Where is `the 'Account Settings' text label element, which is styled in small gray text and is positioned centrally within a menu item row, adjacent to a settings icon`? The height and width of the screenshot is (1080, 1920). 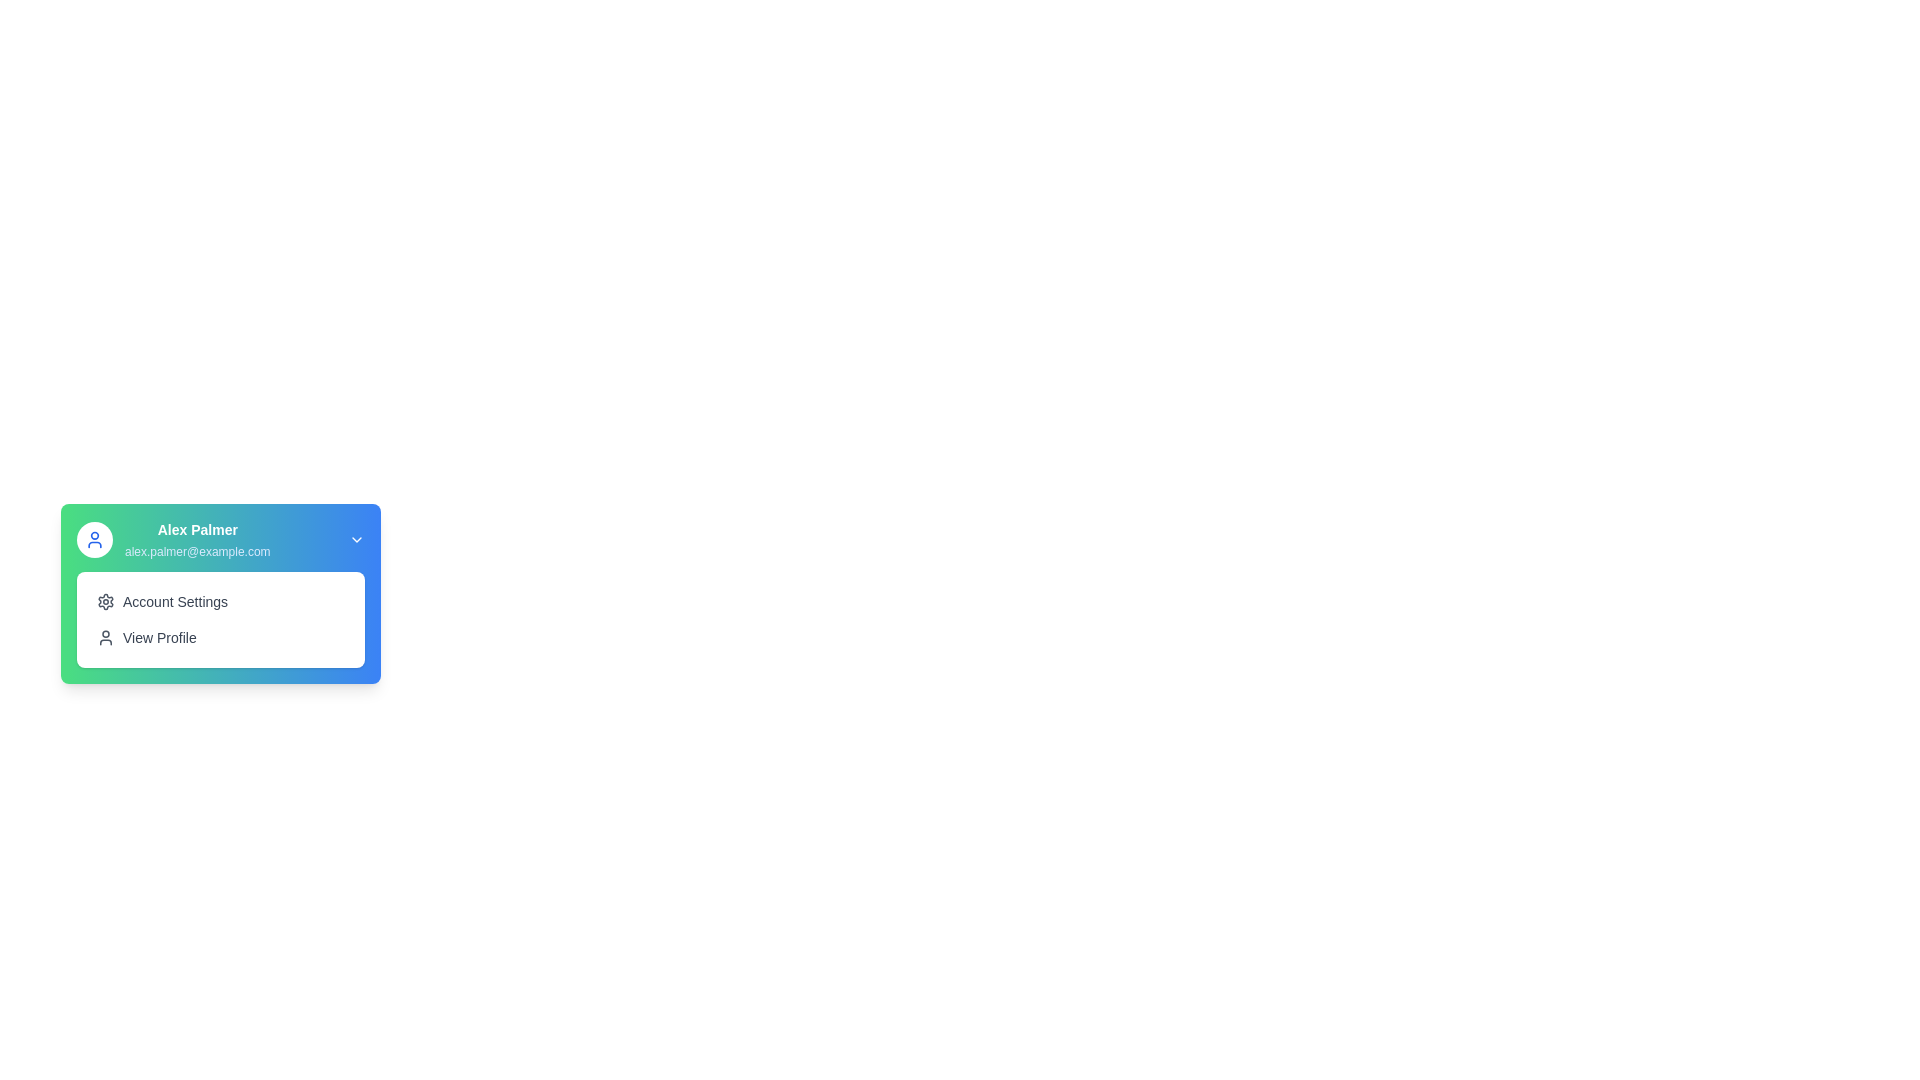 the 'Account Settings' text label element, which is styled in small gray text and is positioned centrally within a menu item row, adjacent to a settings icon is located at coordinates (175, 600).